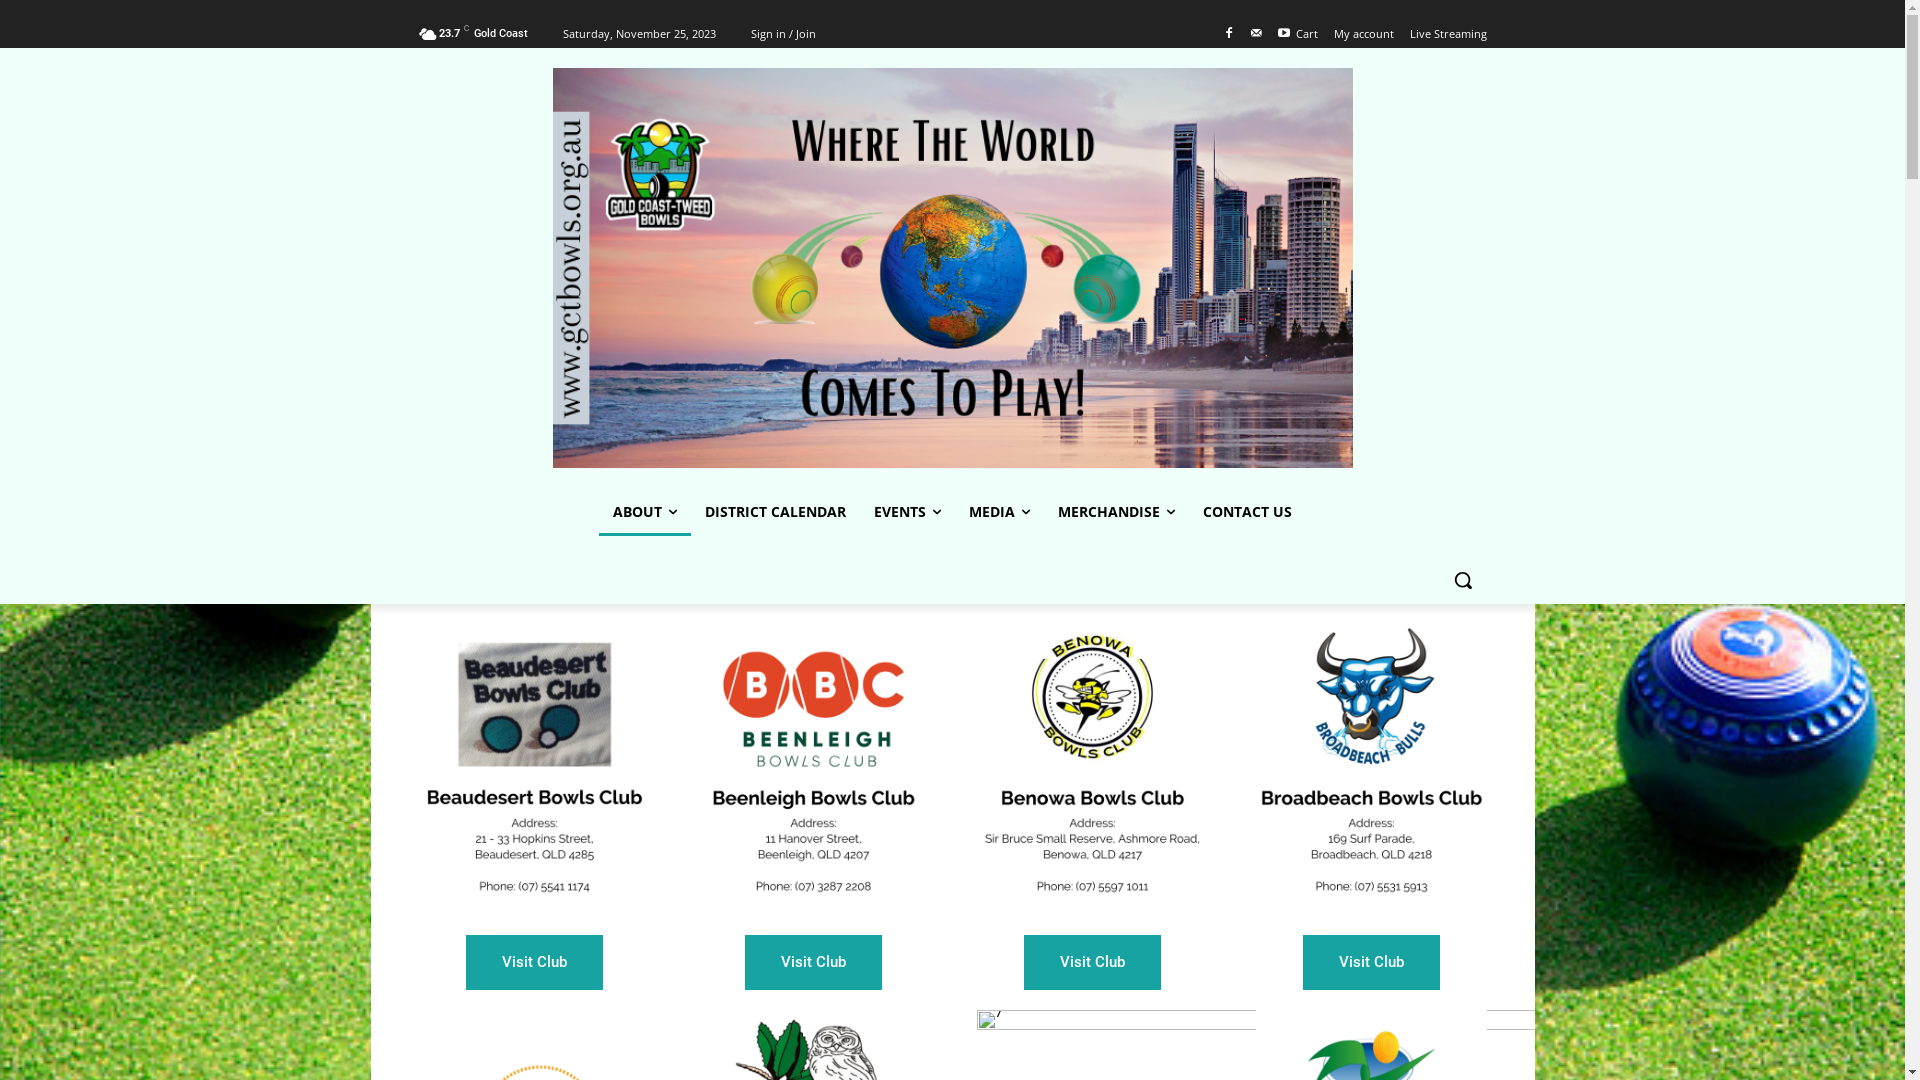  What do you see at coordinates (781, 34) in the screenshot?
I see `'Sign in / Join'` at bounding box center [781, 34].